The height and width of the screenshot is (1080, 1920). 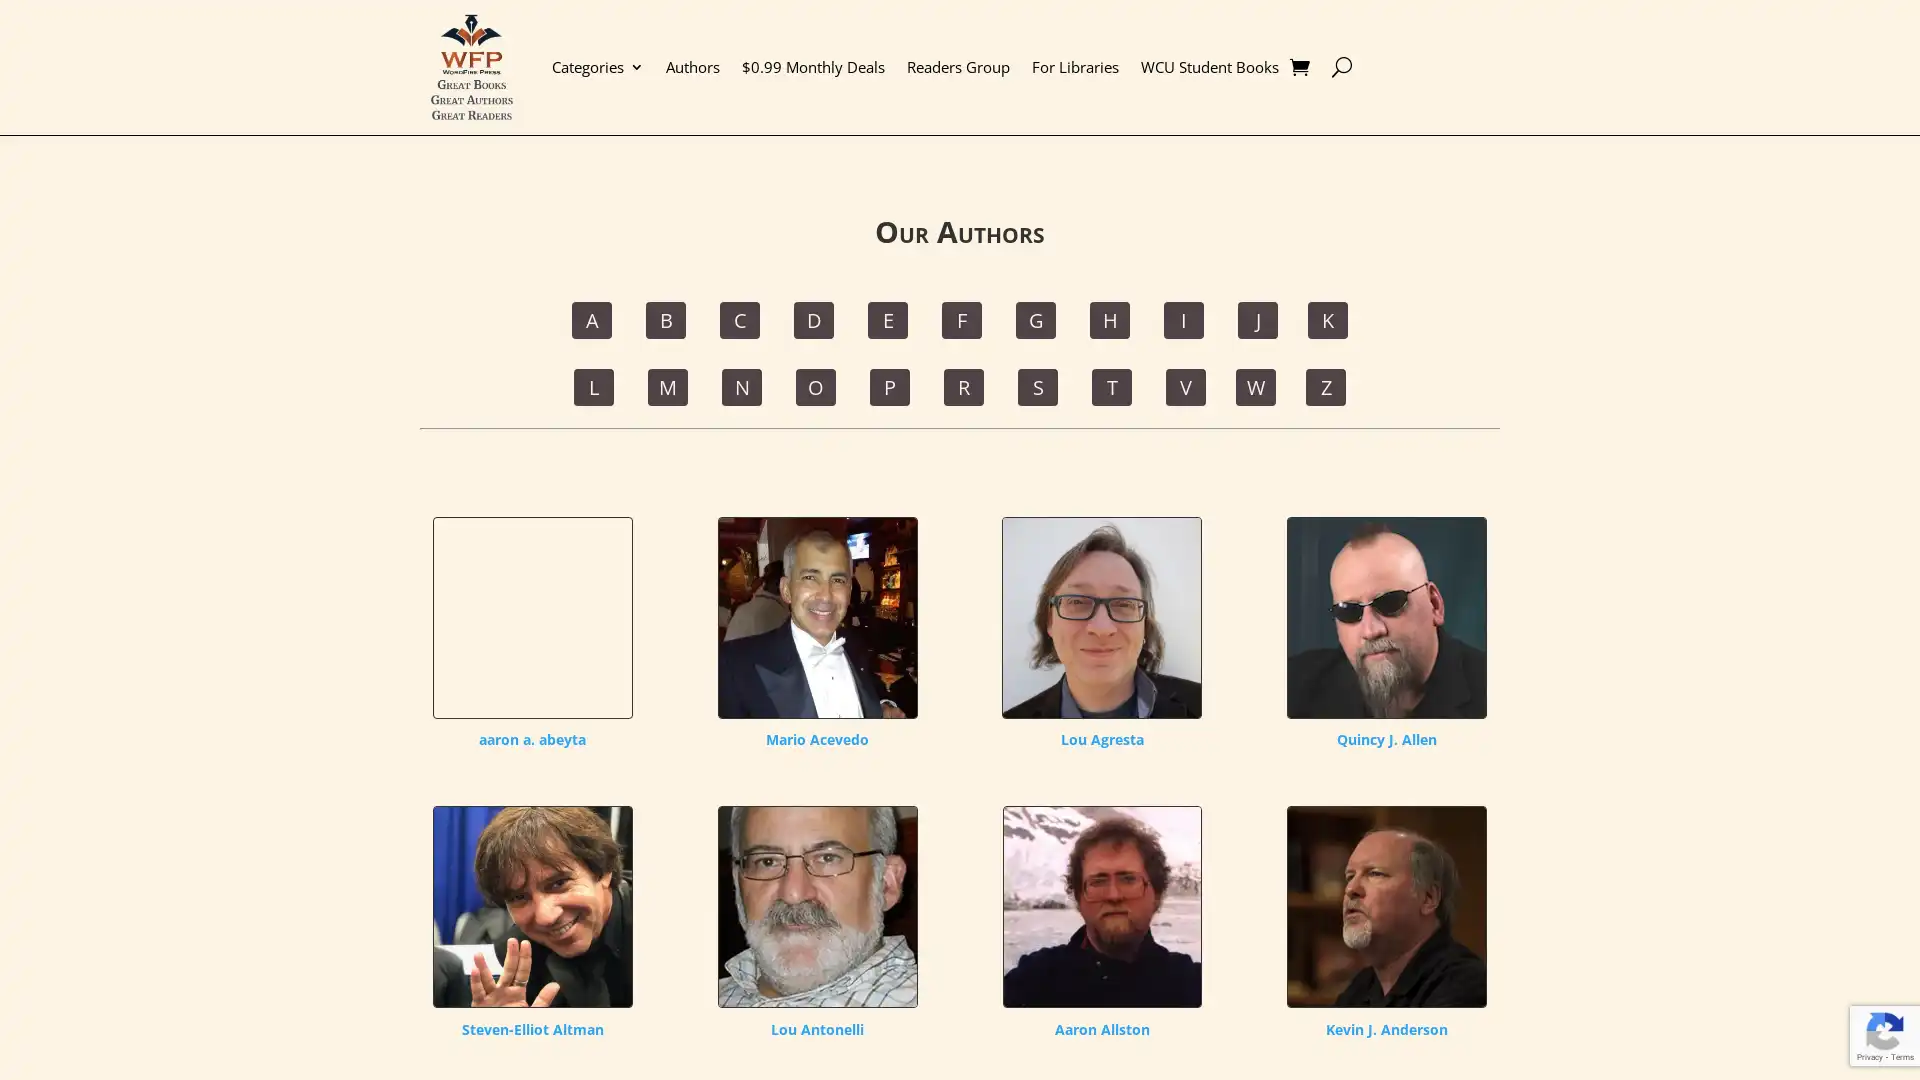 I want to click on W, so click(x=1255, y=386).